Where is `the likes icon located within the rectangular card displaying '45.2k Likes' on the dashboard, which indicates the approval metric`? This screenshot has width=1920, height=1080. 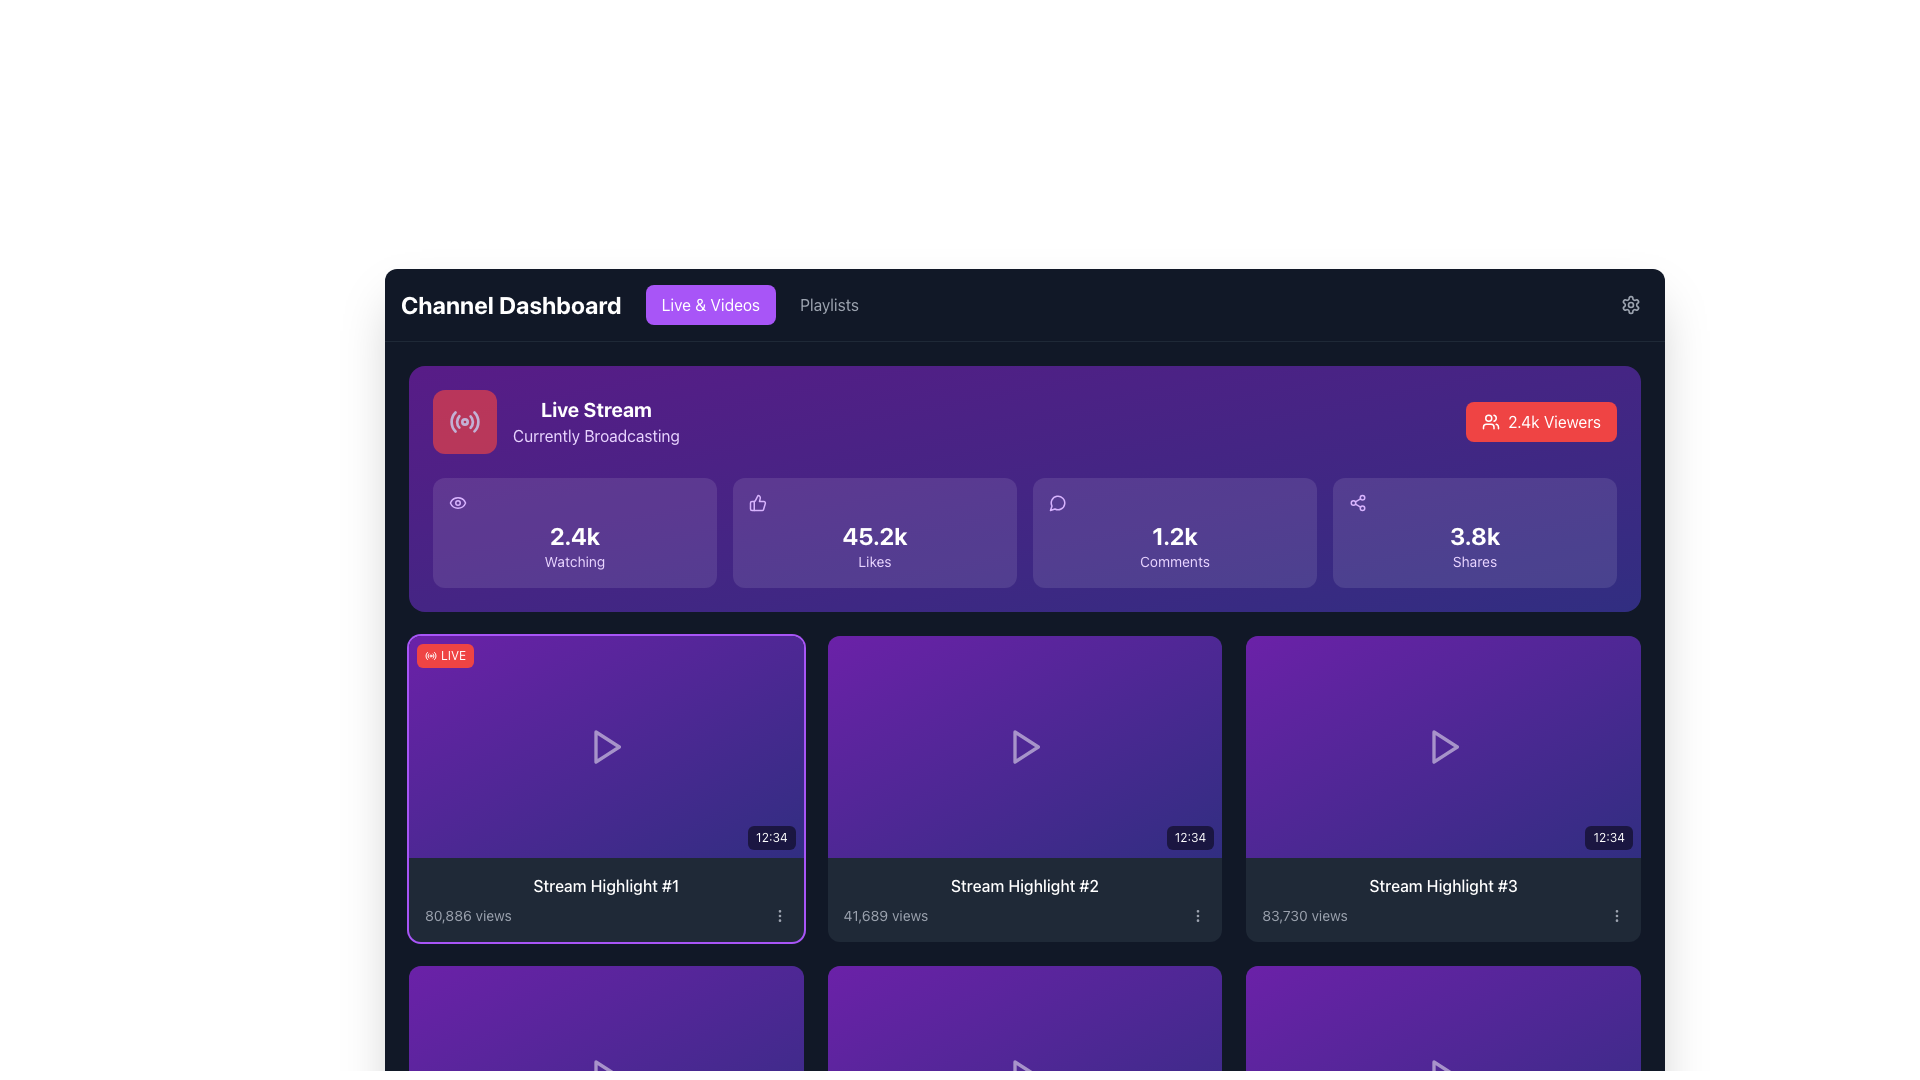 the likes icon located within the rectangular card displaying '45.2k Likes' on the dashboard, which indicates the approval metric is located at coordinates (757, 501).